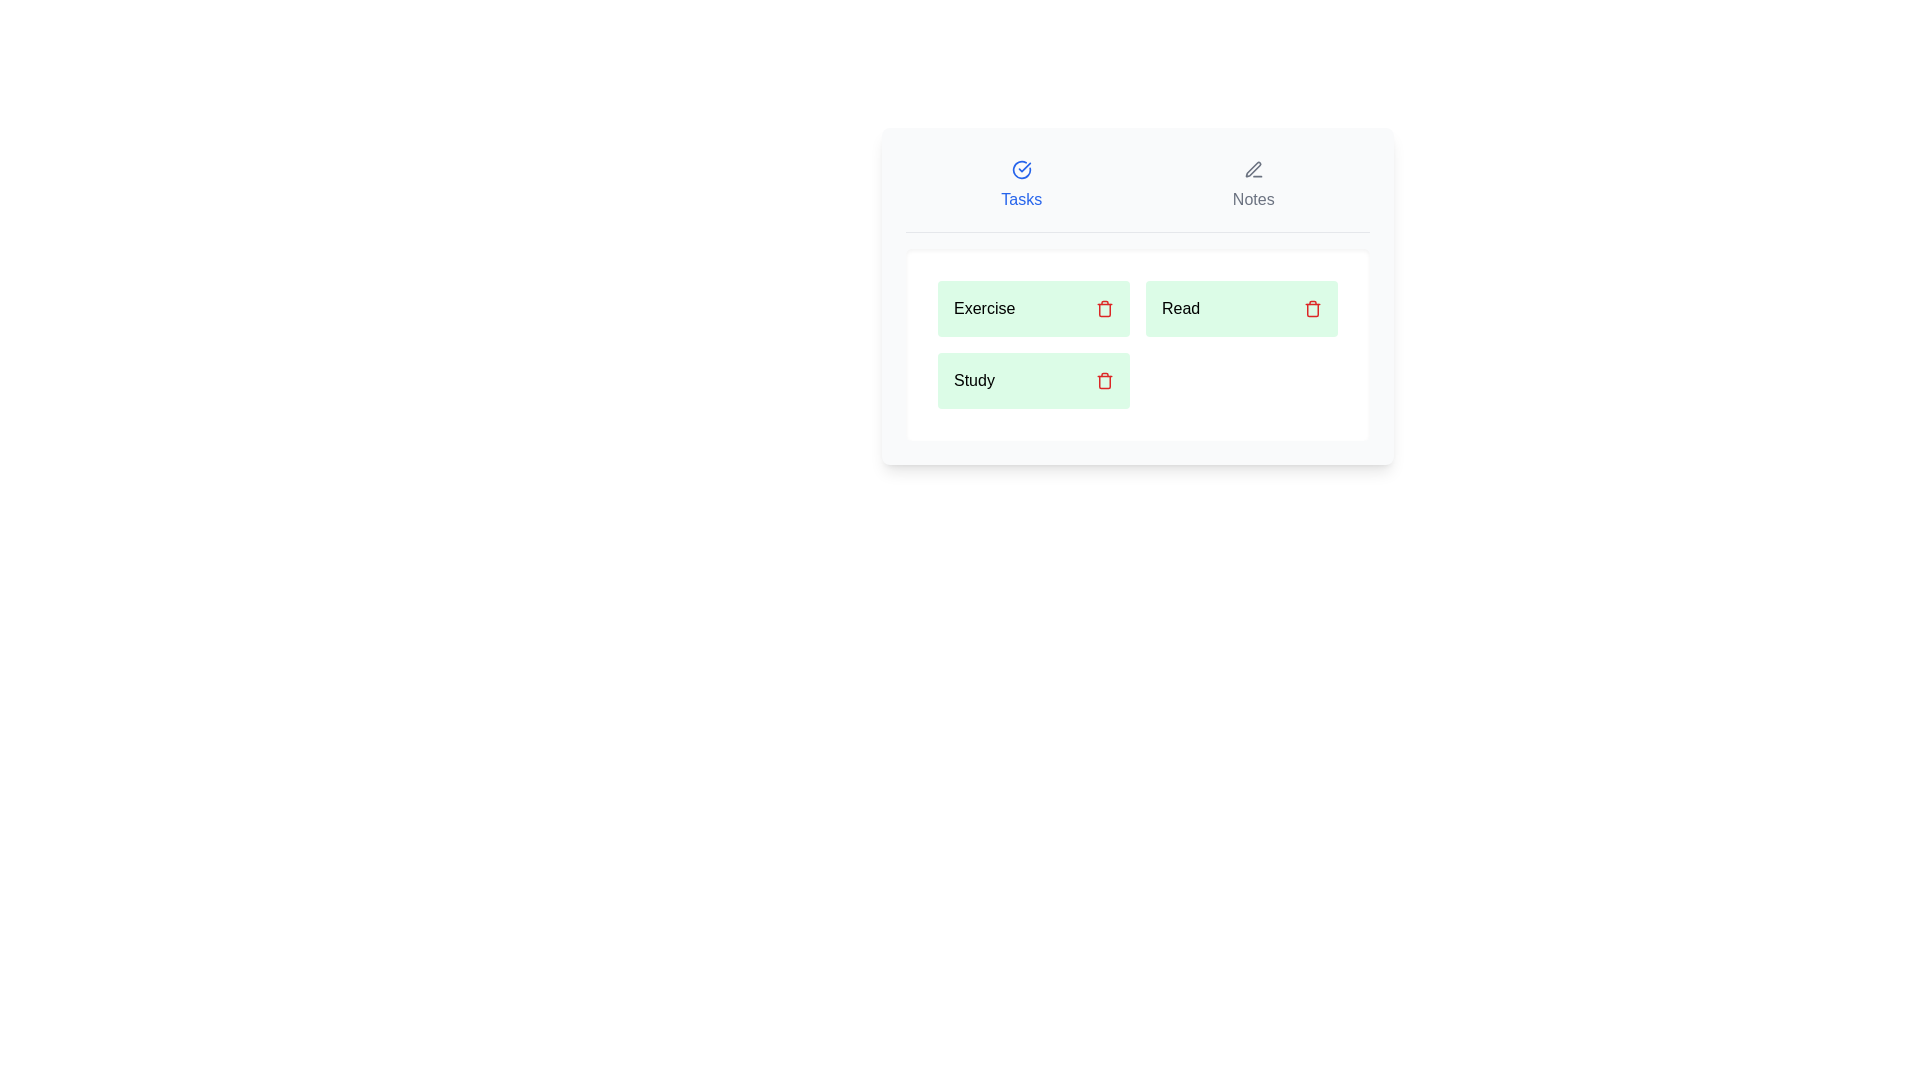 Image resolution: width=1920 pixels, height=1080 pixels. Describe the element at coordinates (1103, 381) in the screenshot. I see `delete button next to the specified task Study` at that location.